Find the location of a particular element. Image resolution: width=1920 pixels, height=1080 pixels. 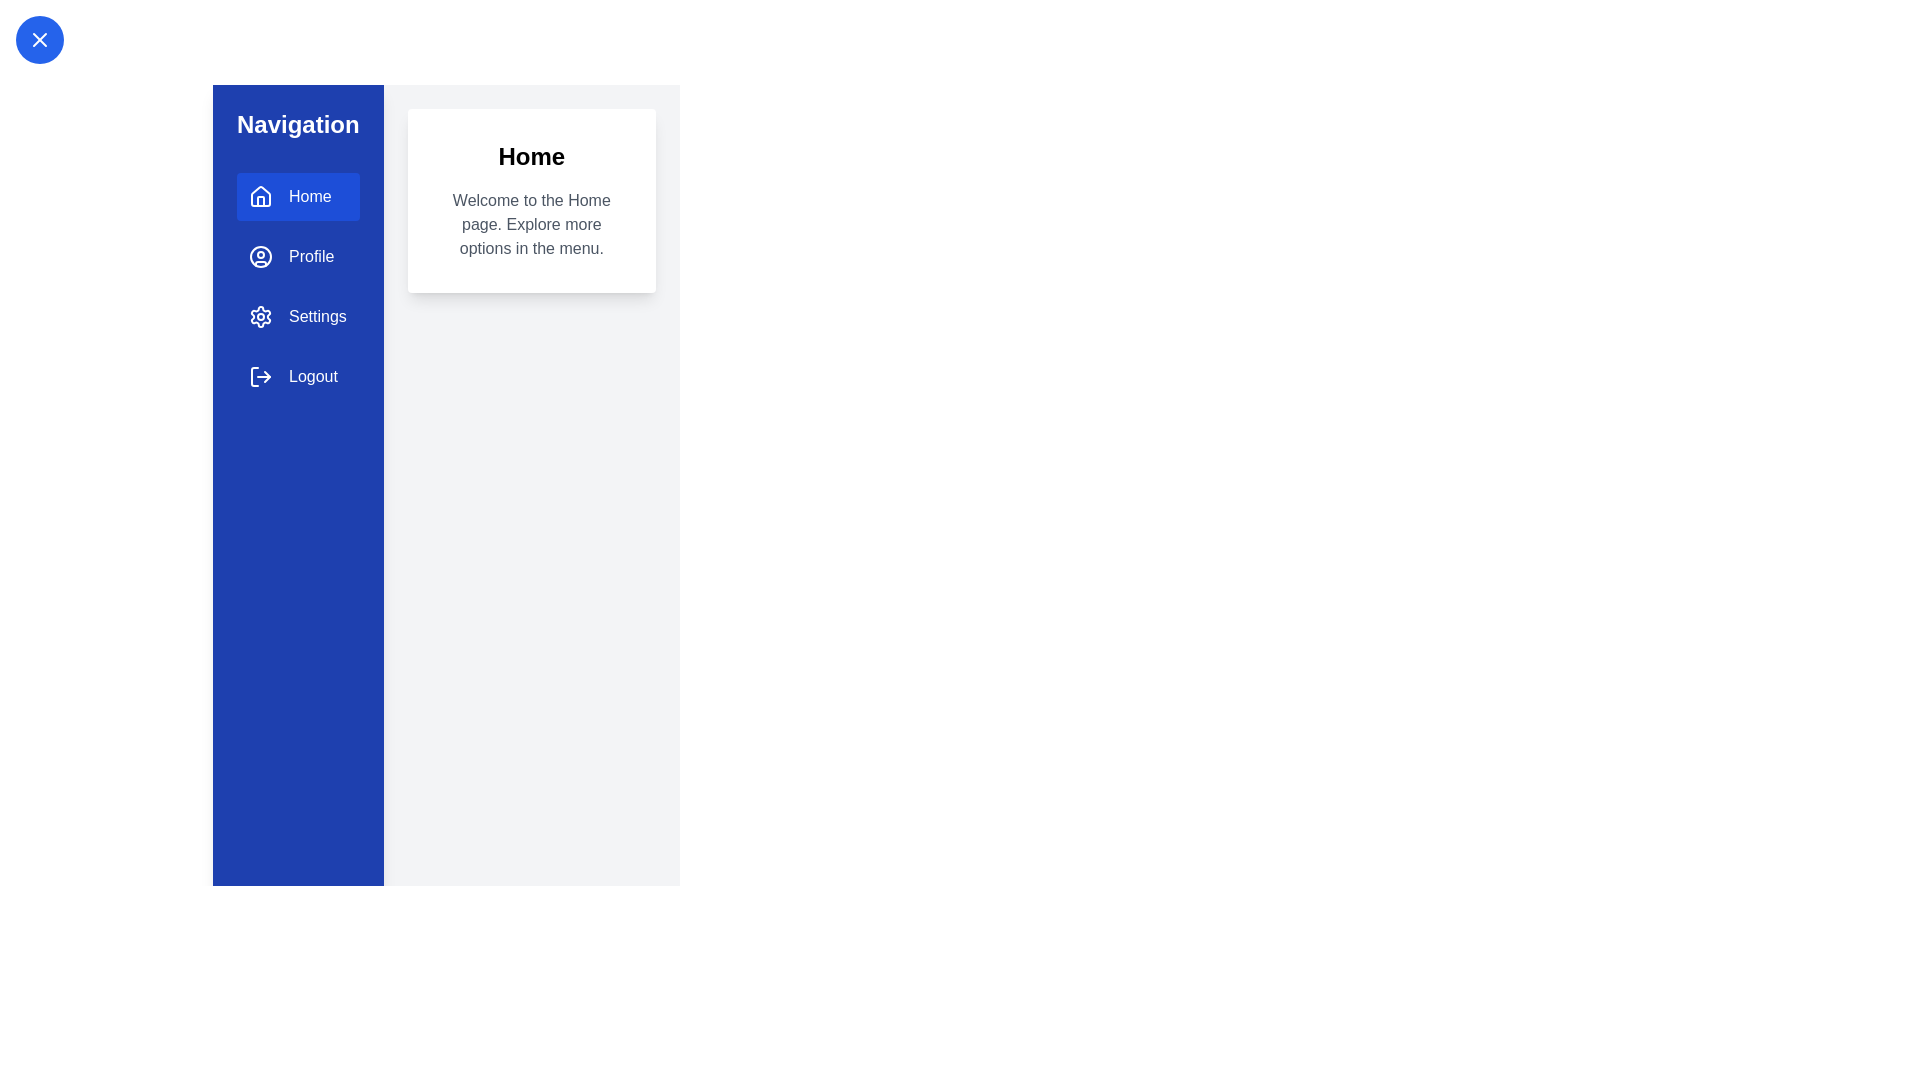

the navigation option Home to trigger its visual effect is located at coordinates (296, 196).